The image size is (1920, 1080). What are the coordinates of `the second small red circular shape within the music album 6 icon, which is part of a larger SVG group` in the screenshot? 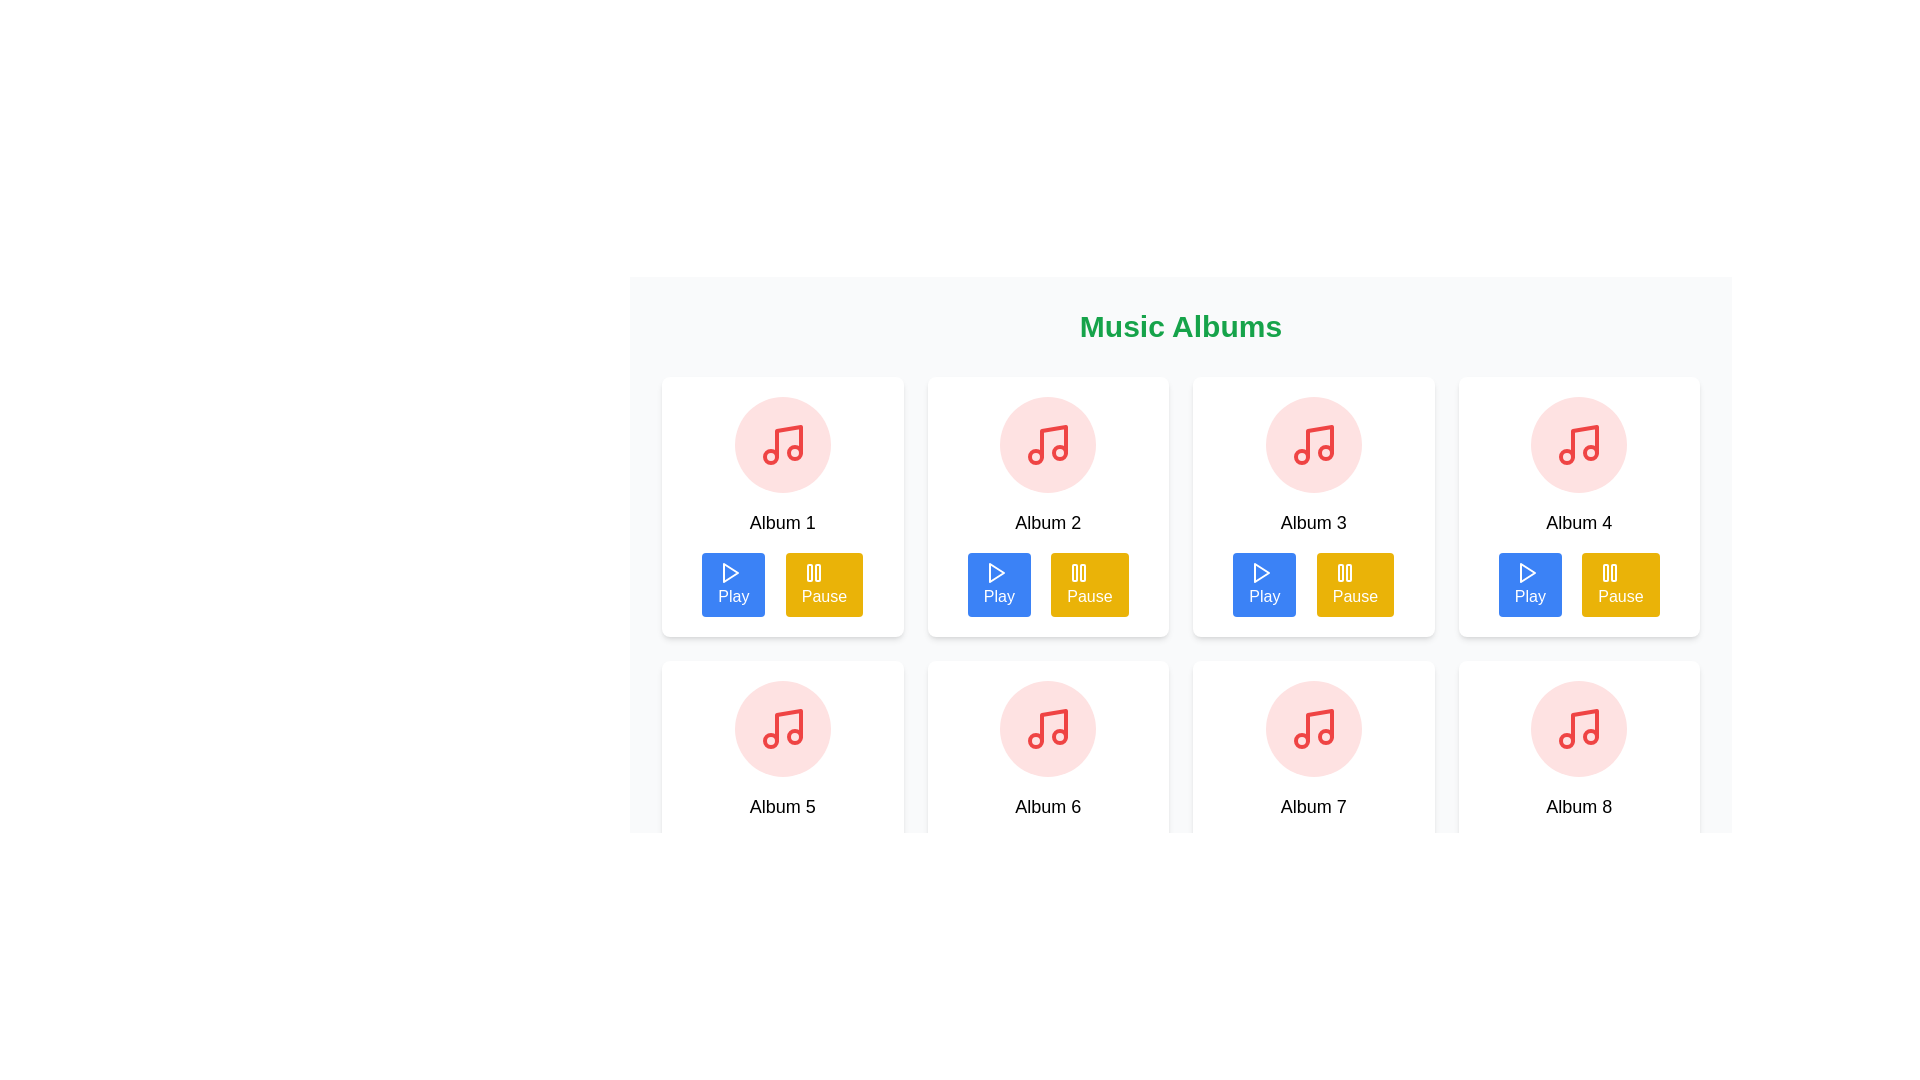 It's located at (1059, 736).